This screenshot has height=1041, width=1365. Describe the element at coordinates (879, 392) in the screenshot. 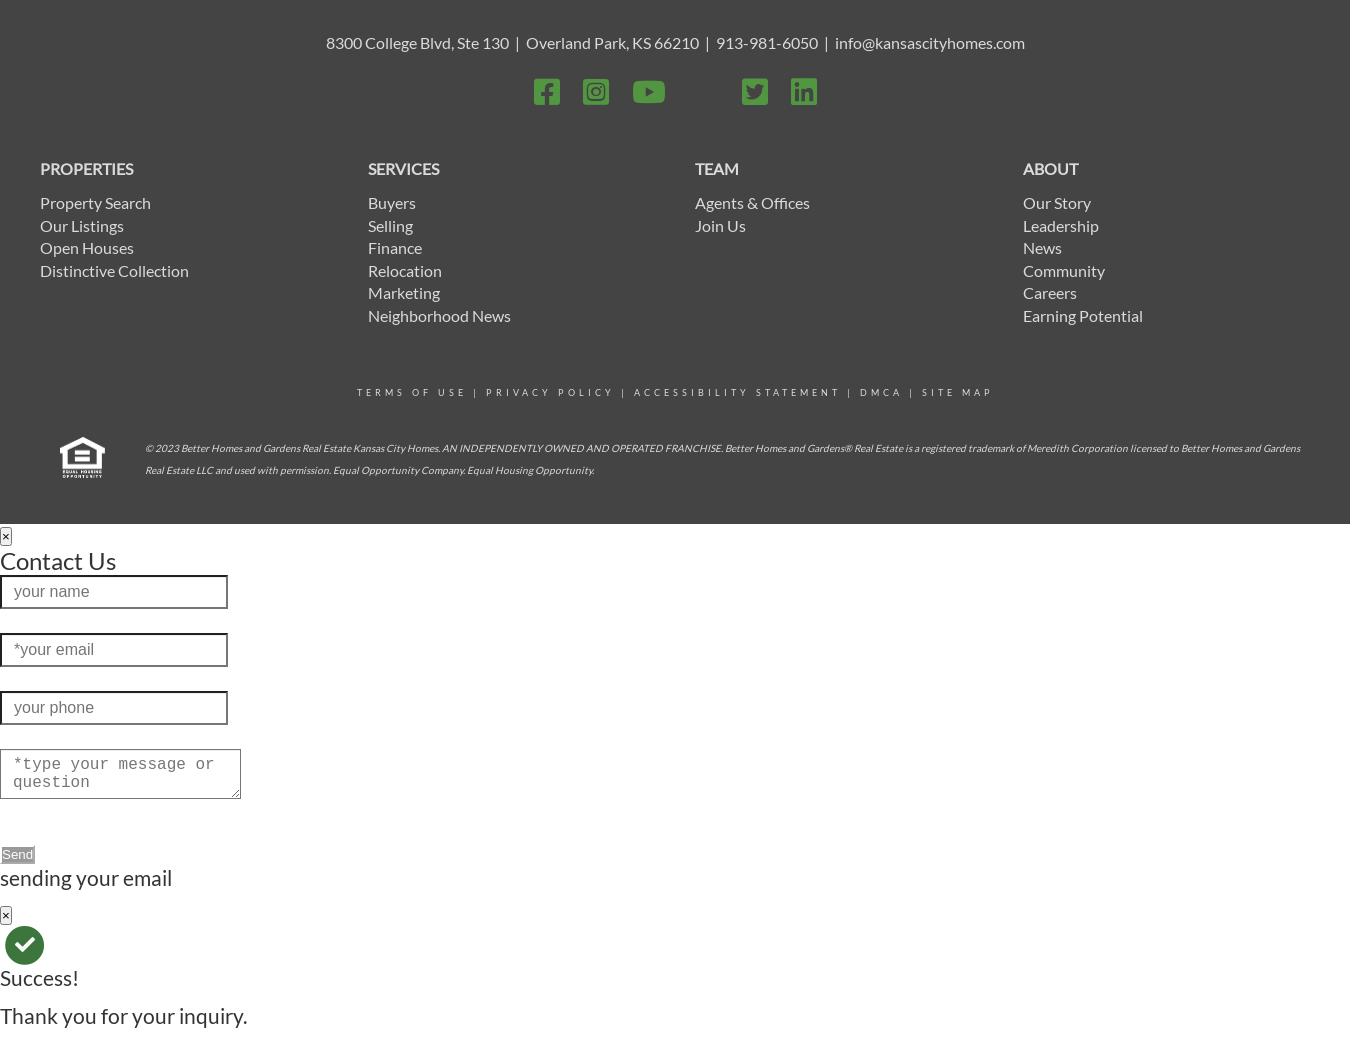

I see `'DMCA'` at that location.